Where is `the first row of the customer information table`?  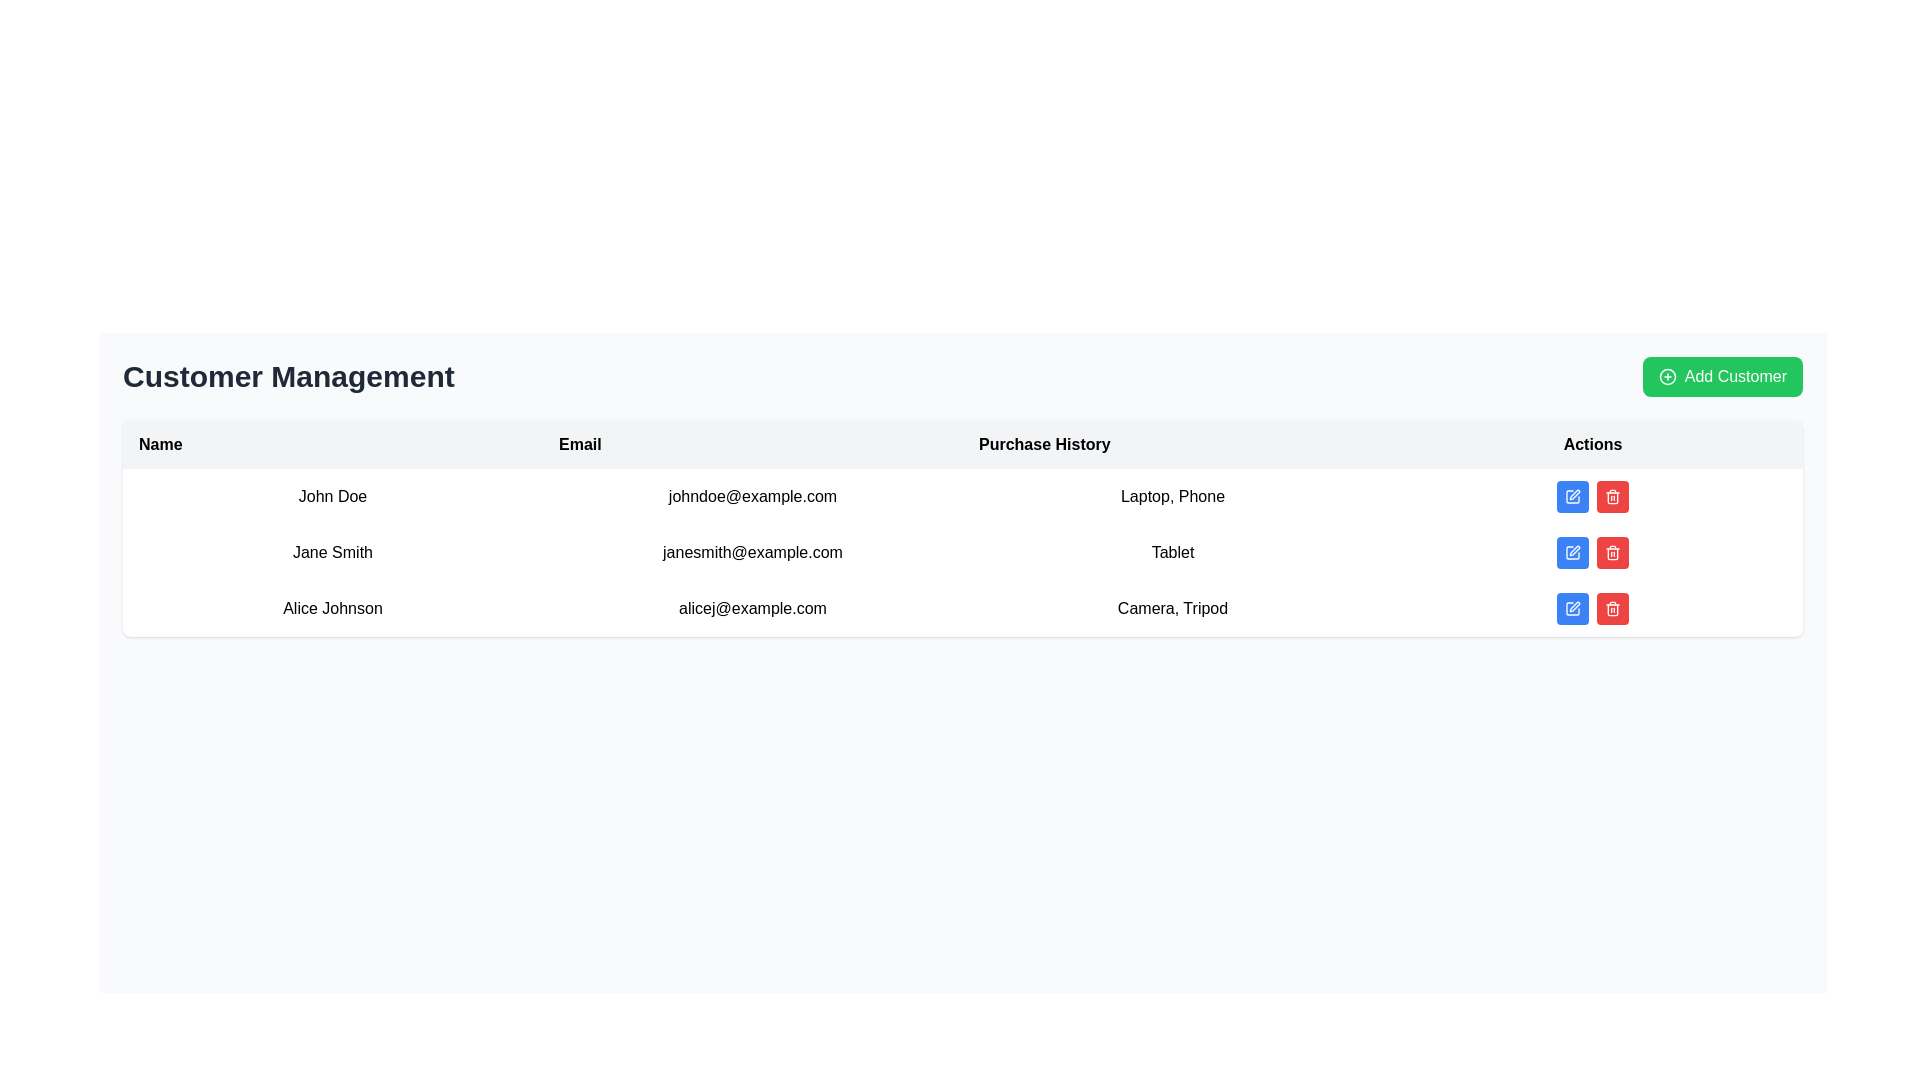 the first row of the customer information table is located at coordinates (963, 496).